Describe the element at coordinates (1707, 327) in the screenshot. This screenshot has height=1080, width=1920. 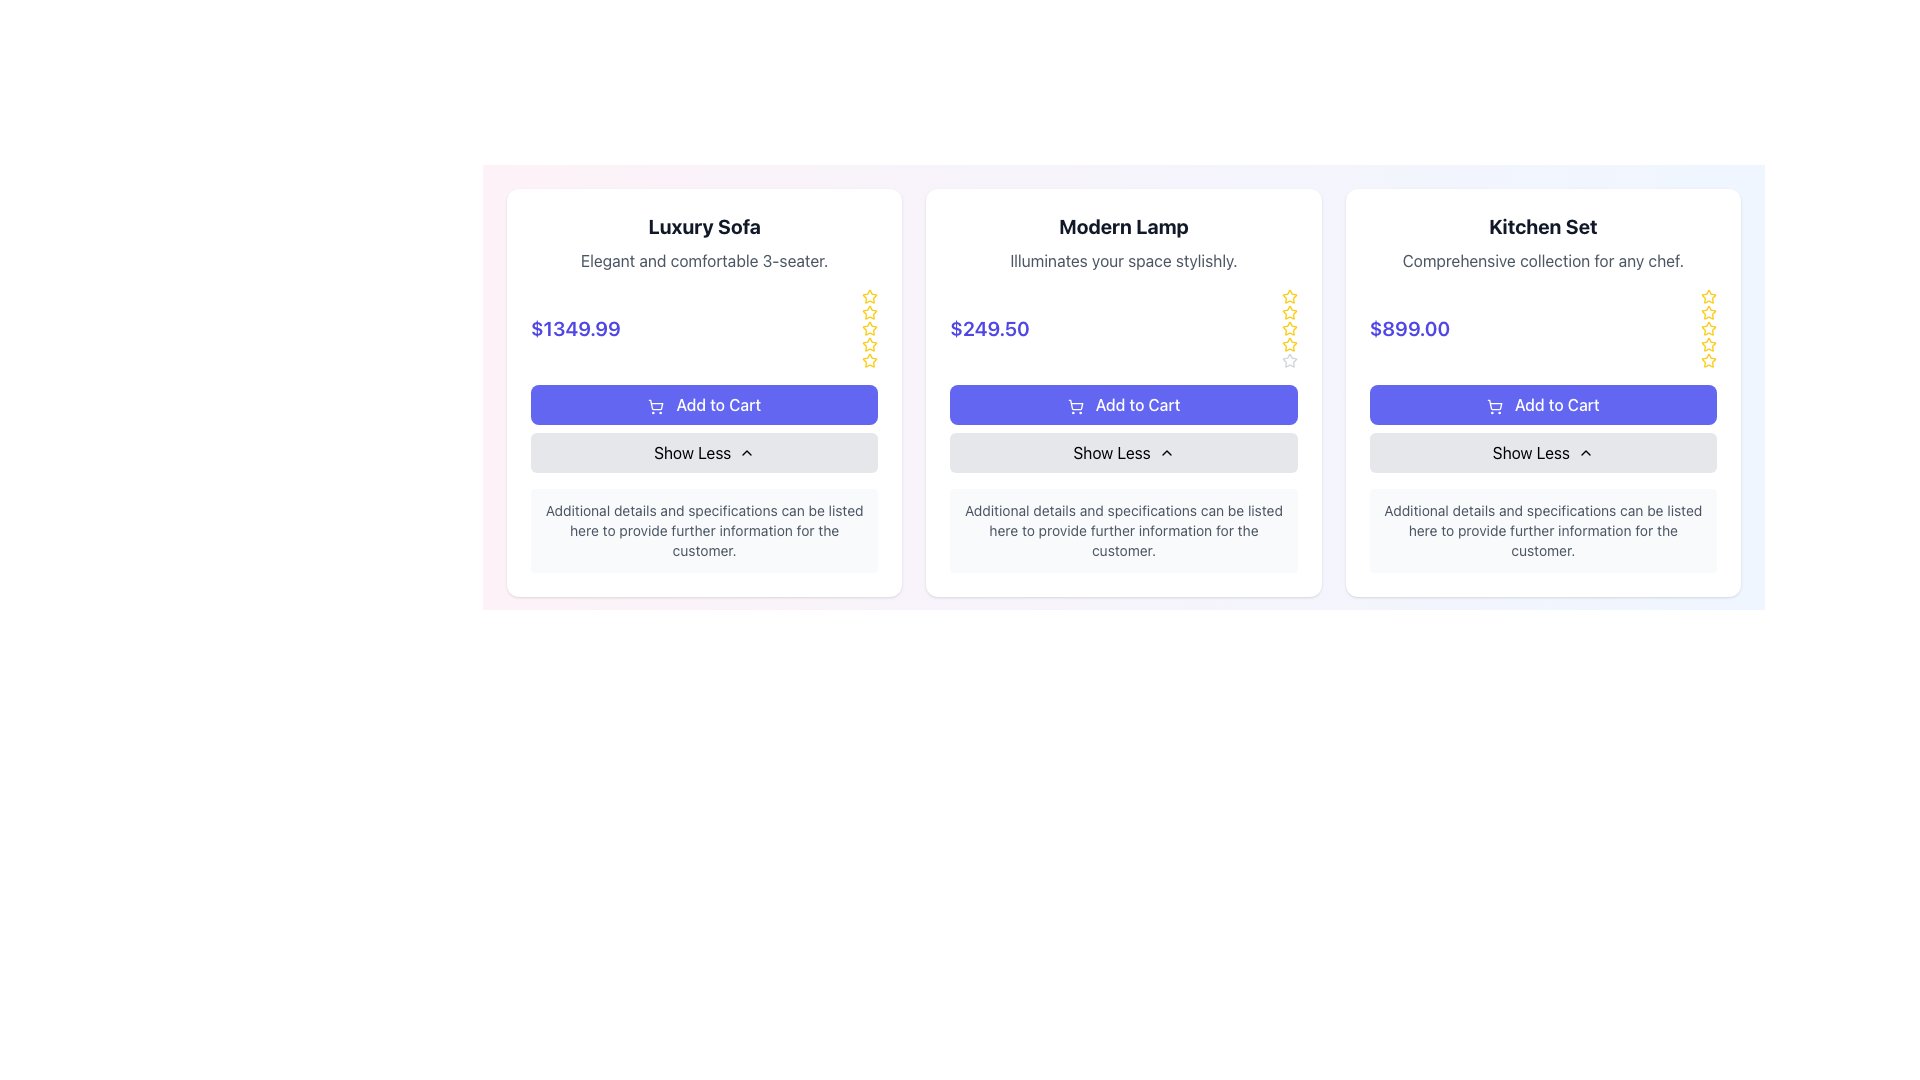
I see `the fourth star icon in the rightmost column of stars on the product card priced at $899.00 to rate or view details` at that location.